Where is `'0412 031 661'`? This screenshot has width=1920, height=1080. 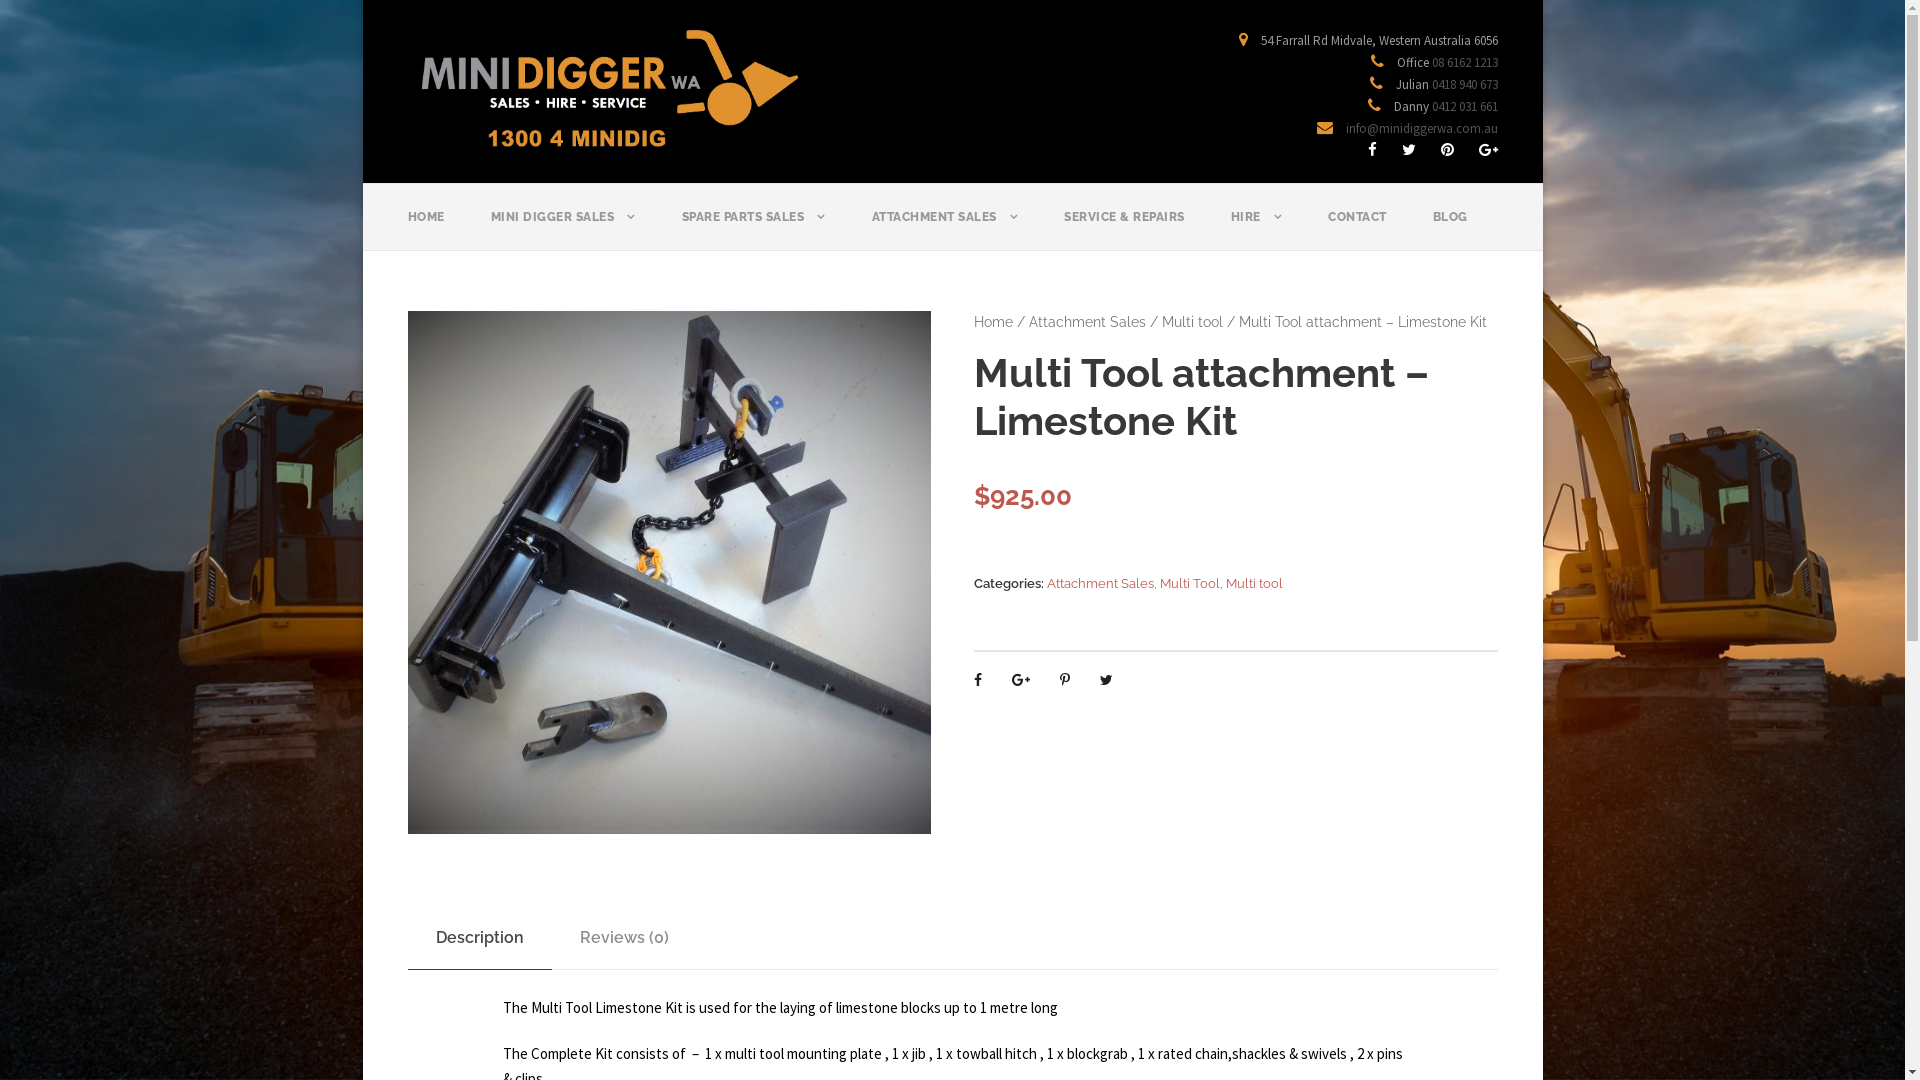
'0412 031 661' is located at coordinates (1464, 106).